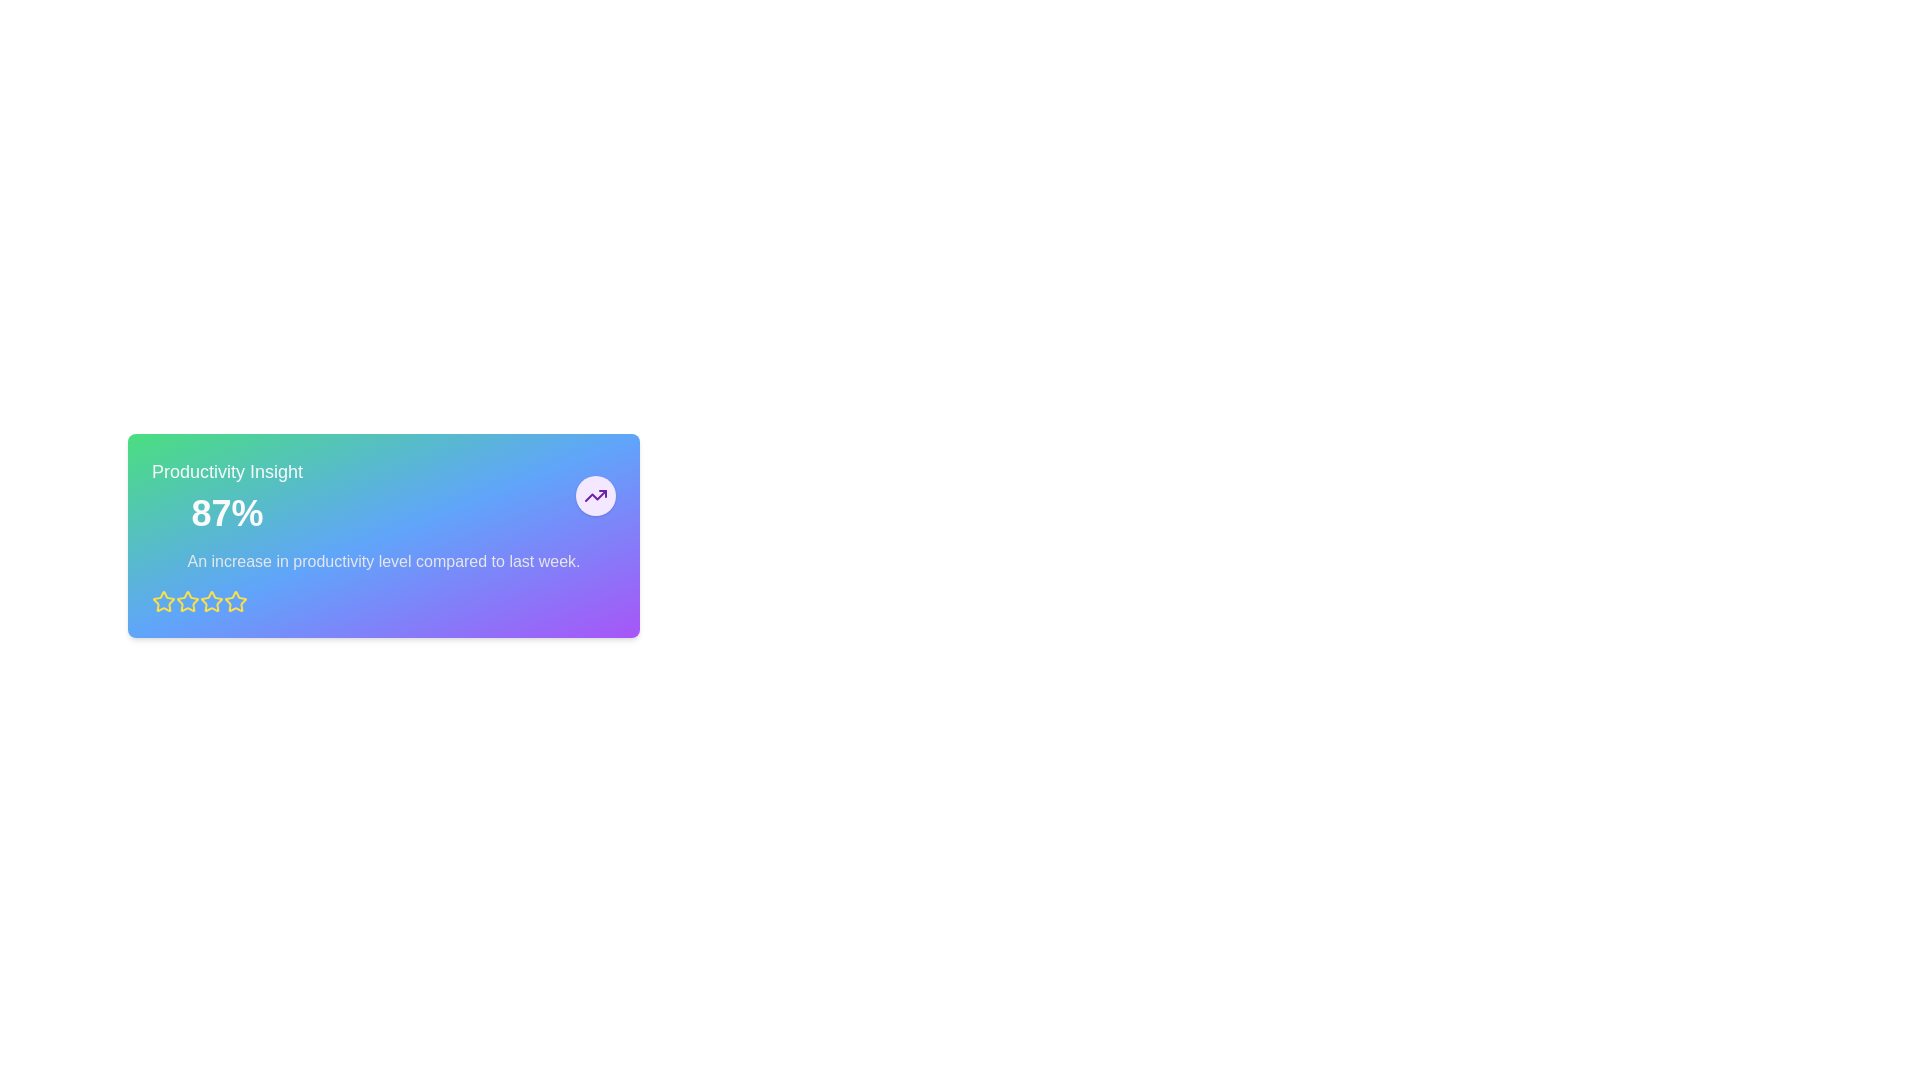 The height and width of the screenshot is (1080, 1920). I want to click on the second star from the left in the row of five star icons located in the bottom-left corner of the card, so click(211, 600).